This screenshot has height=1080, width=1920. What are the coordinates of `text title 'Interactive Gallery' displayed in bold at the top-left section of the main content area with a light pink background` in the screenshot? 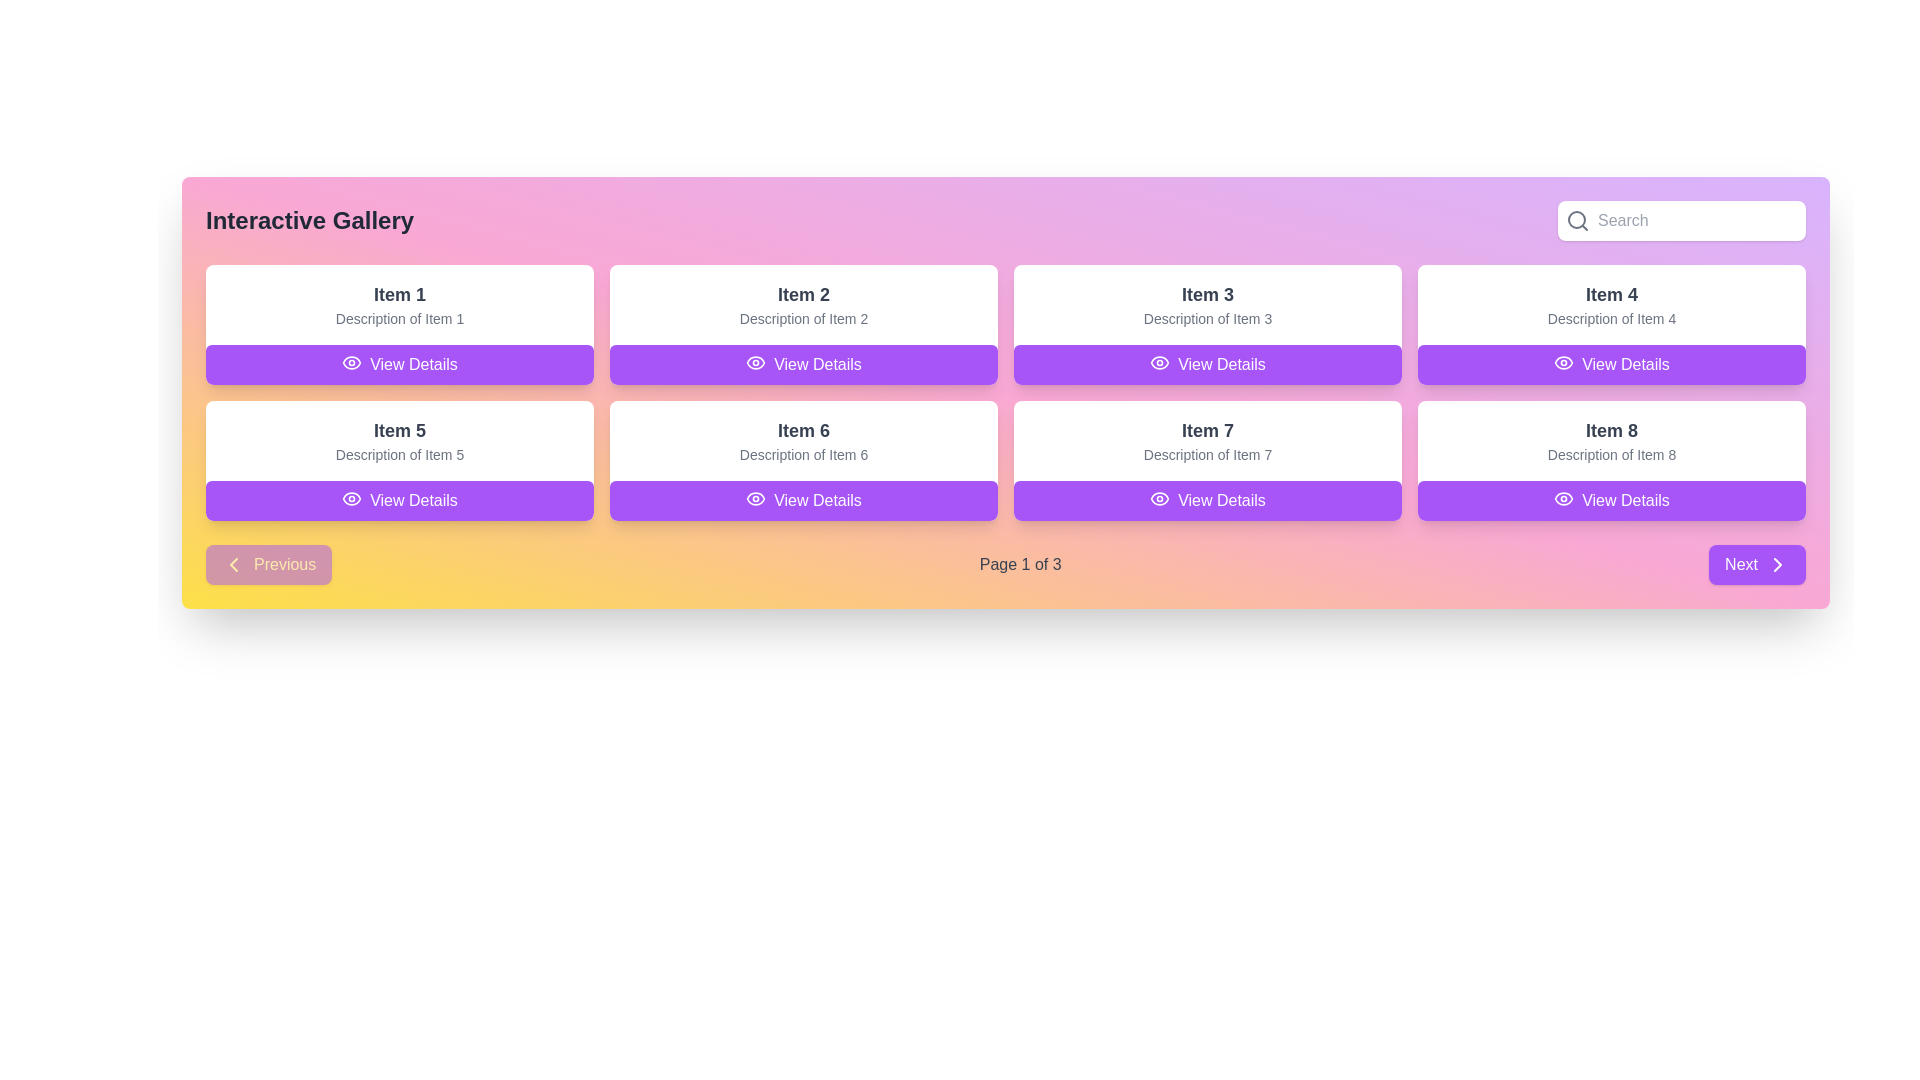 It's located at (309, 220).